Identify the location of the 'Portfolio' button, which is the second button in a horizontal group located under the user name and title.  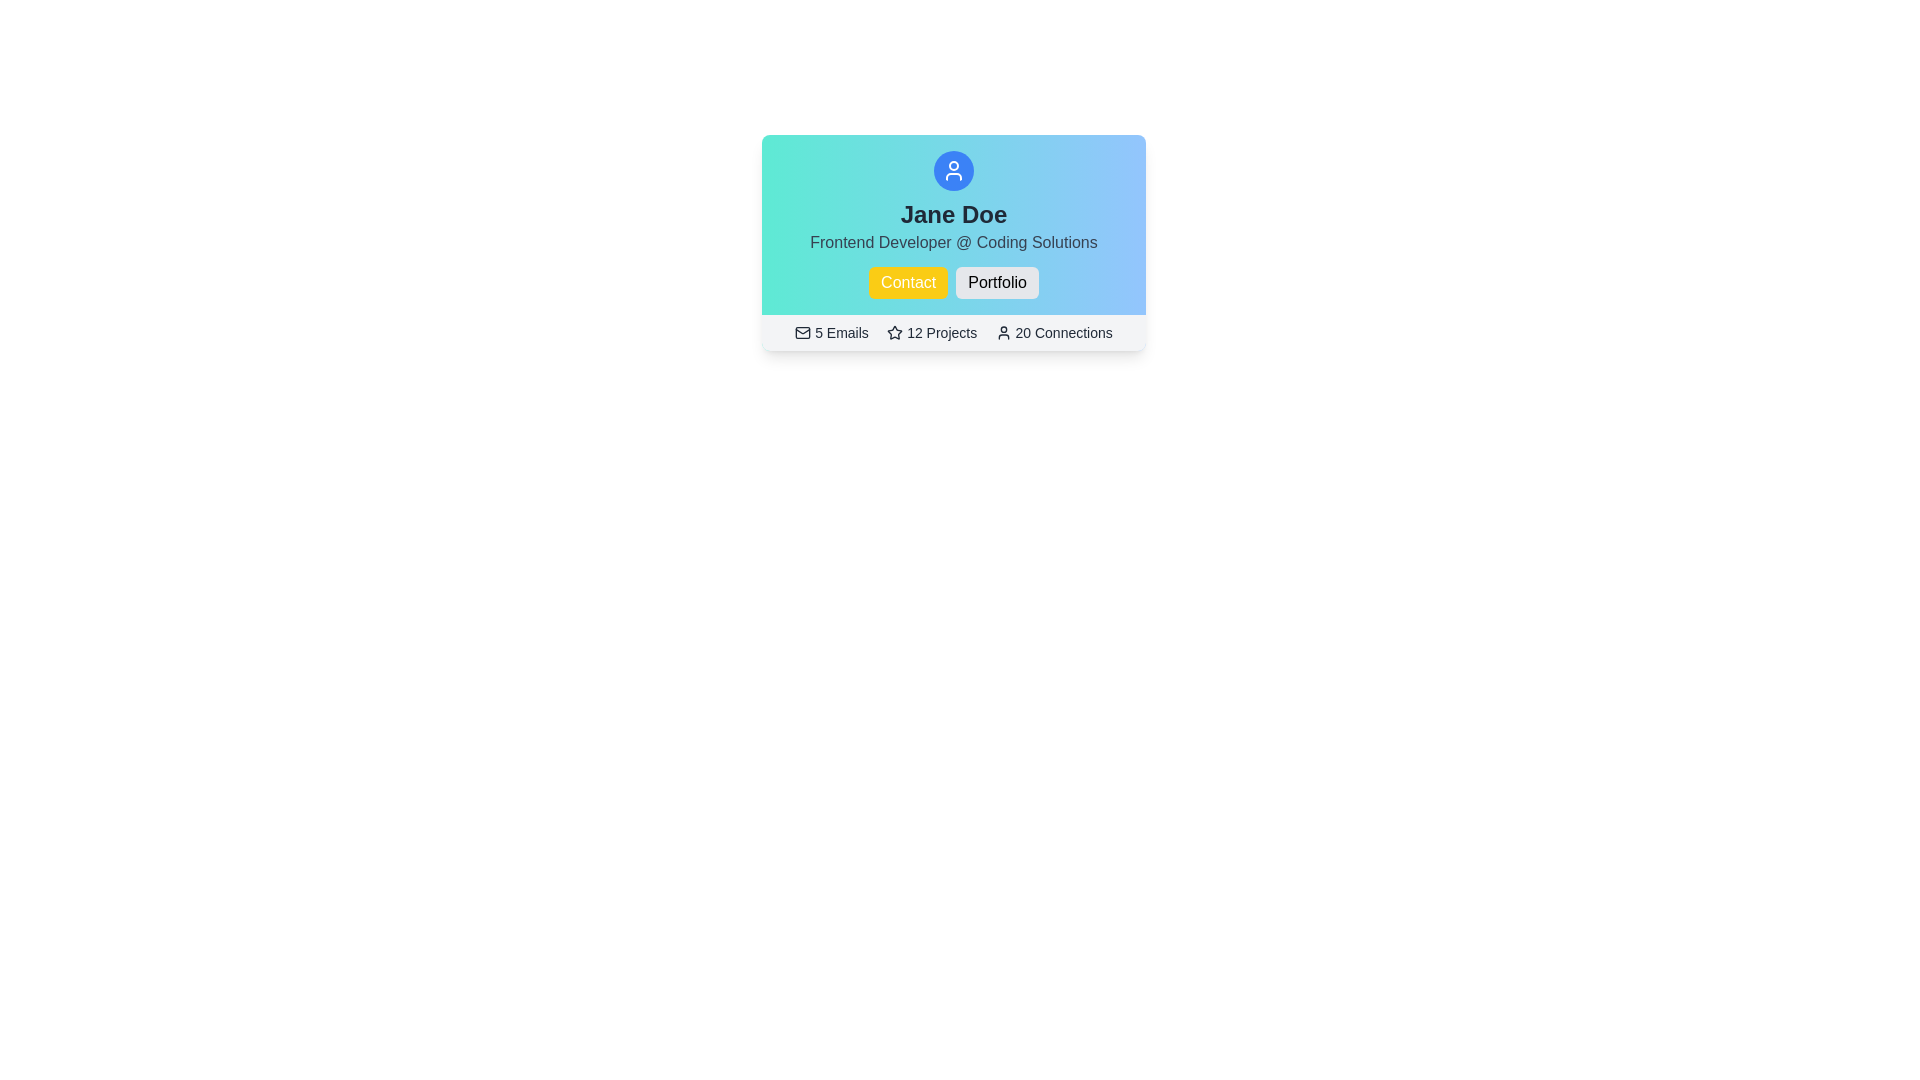
(997, 282).